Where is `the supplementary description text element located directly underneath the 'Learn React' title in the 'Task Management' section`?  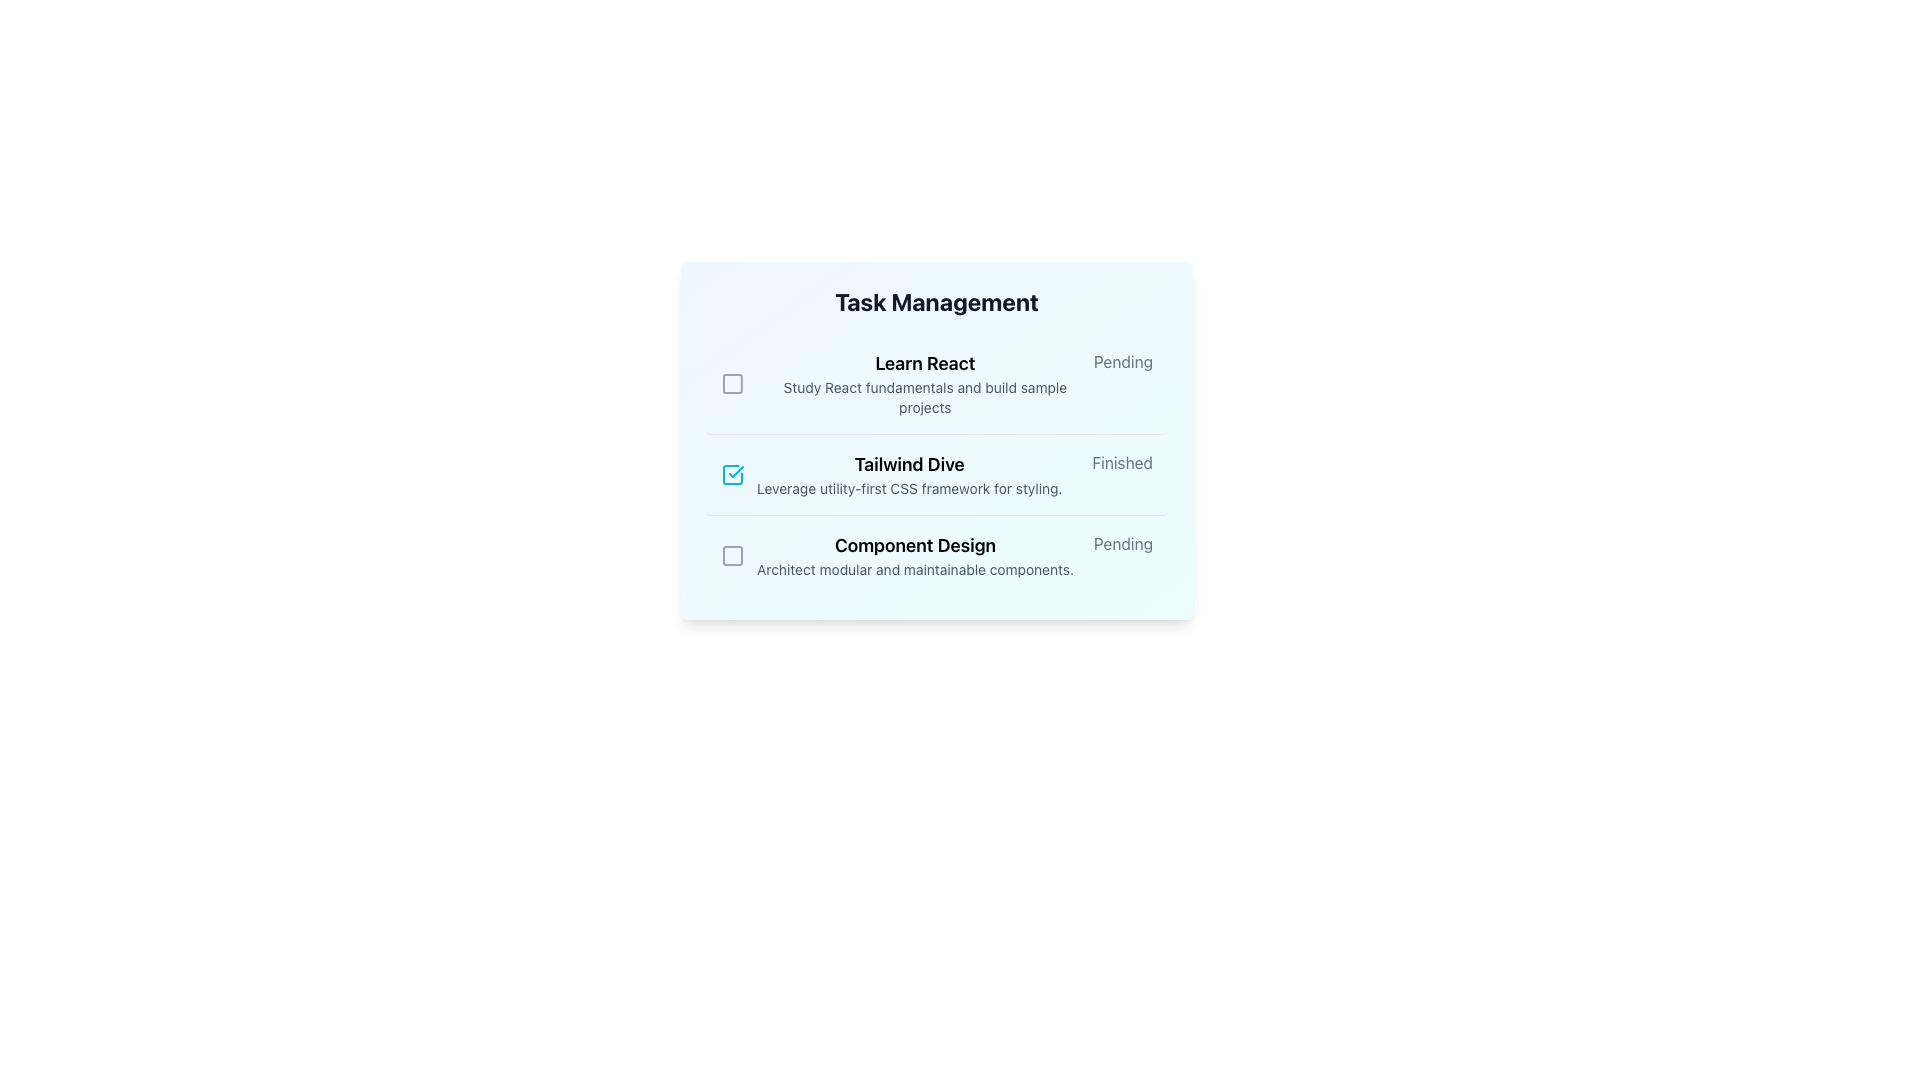
the supplementary description text element located directly underneath the 'Learn React' title in the 'Task Management' section is located at coordinates (924, 397).